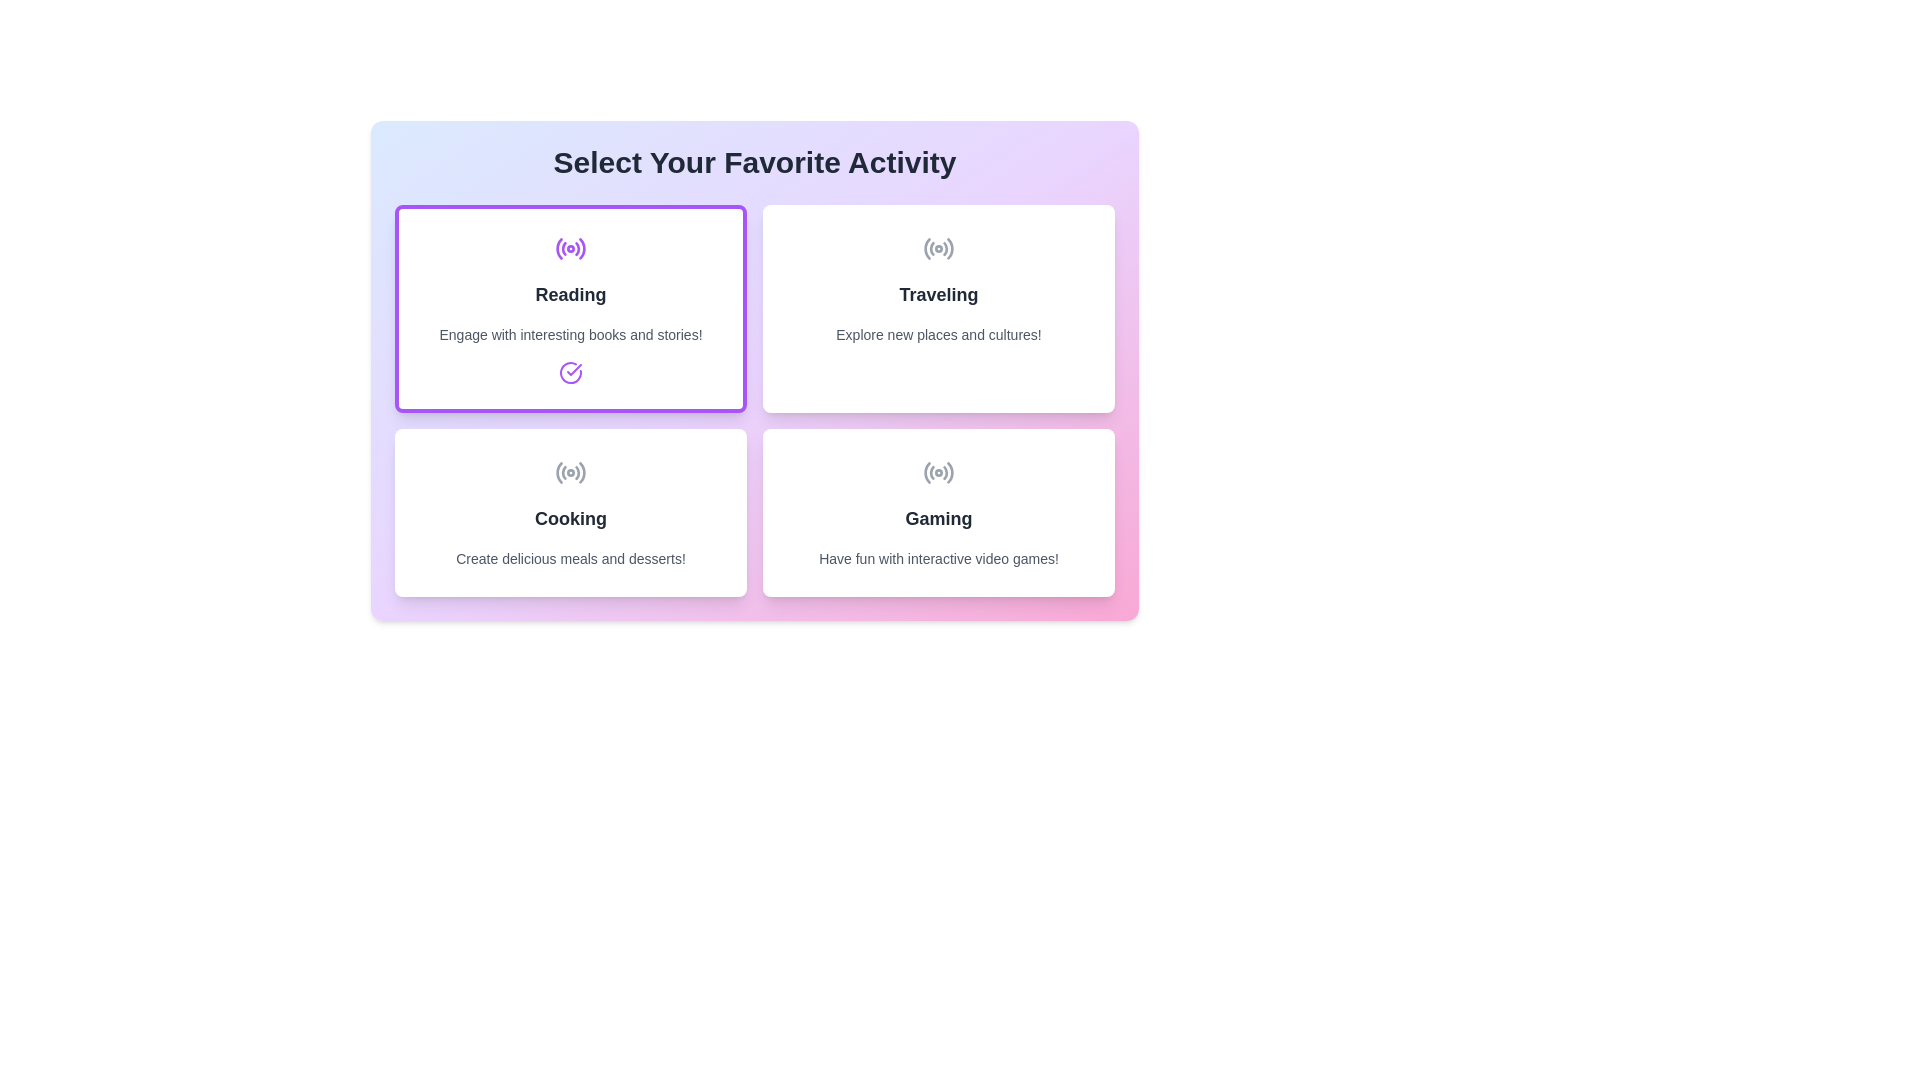 The width and height of the screenshot is (1920, 1080). Describe the element at coordinates (576, 248) in the screenshot. I see `the decorative curve of the 'Reading' selection icon located in the upper-left selection card` at that location.